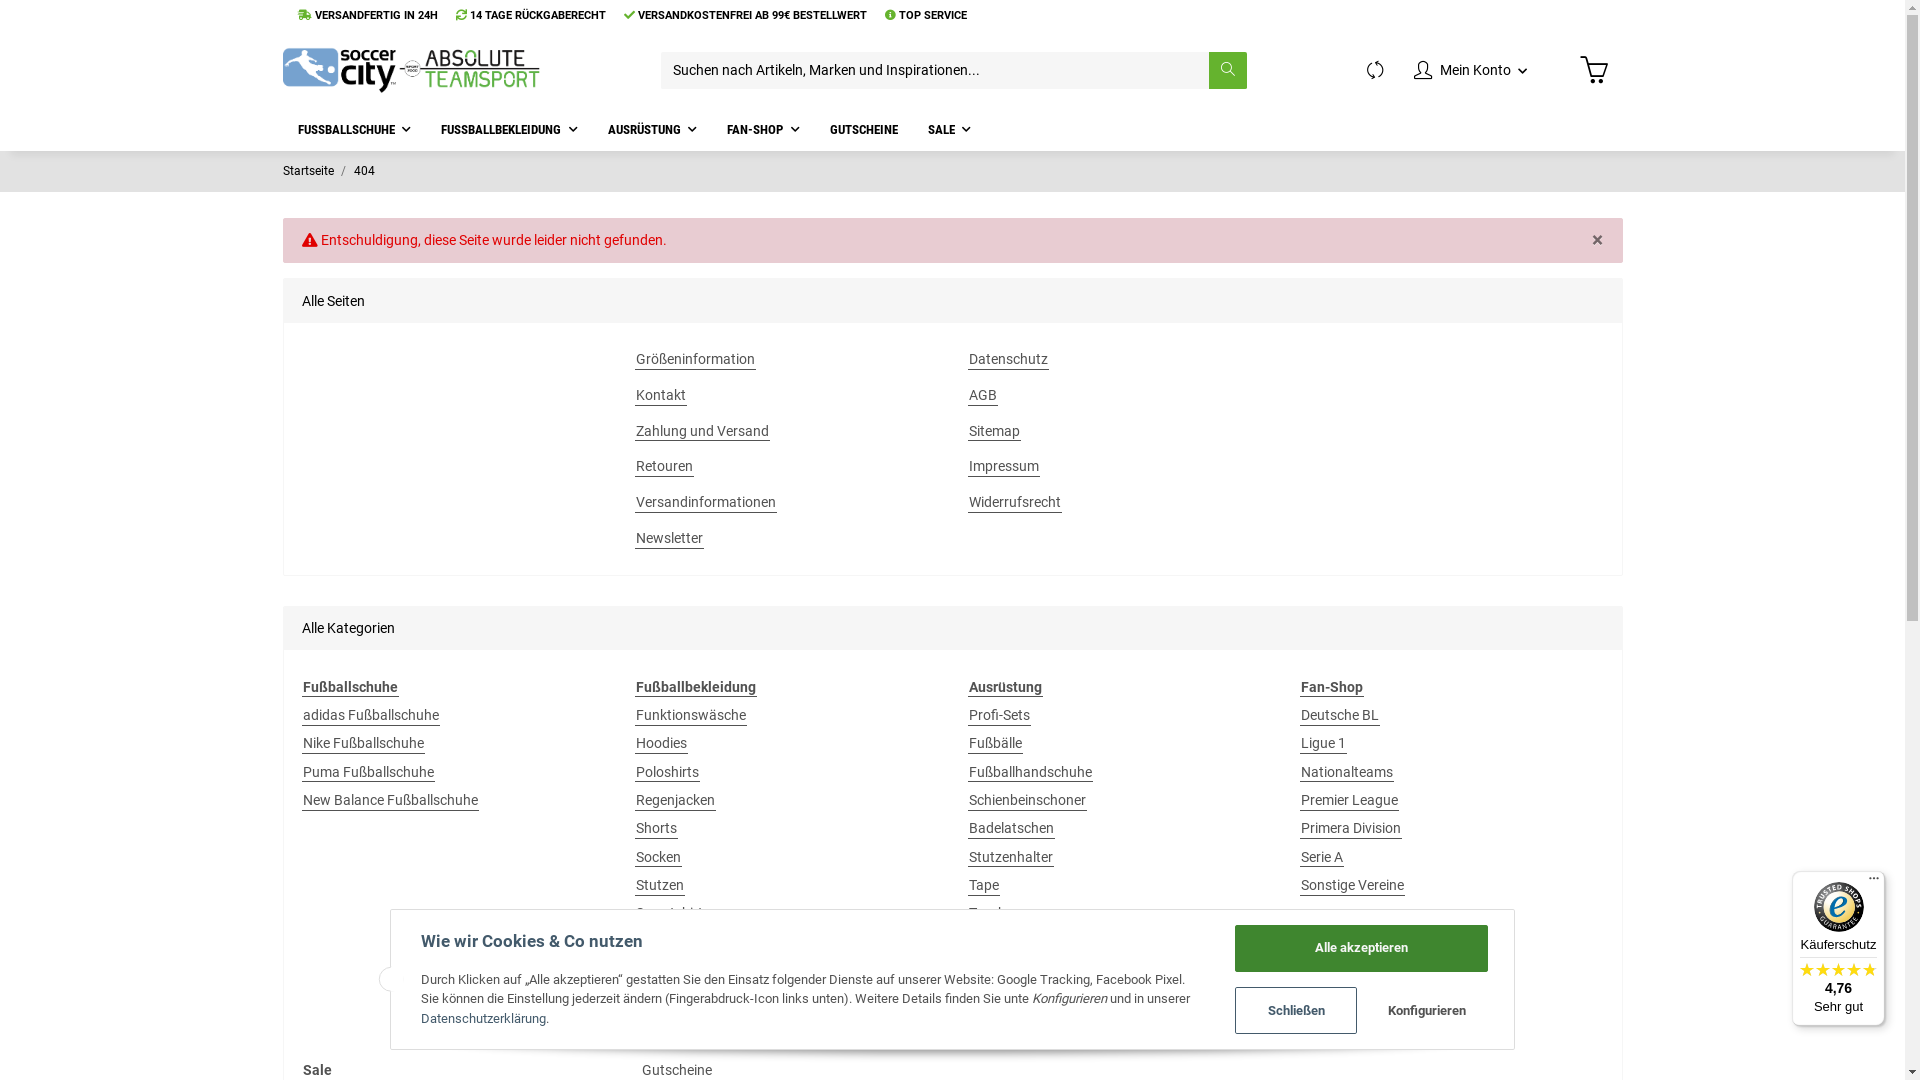 The image size is (1920, 1080). I want to click on 'Tape', so click(983, 884).